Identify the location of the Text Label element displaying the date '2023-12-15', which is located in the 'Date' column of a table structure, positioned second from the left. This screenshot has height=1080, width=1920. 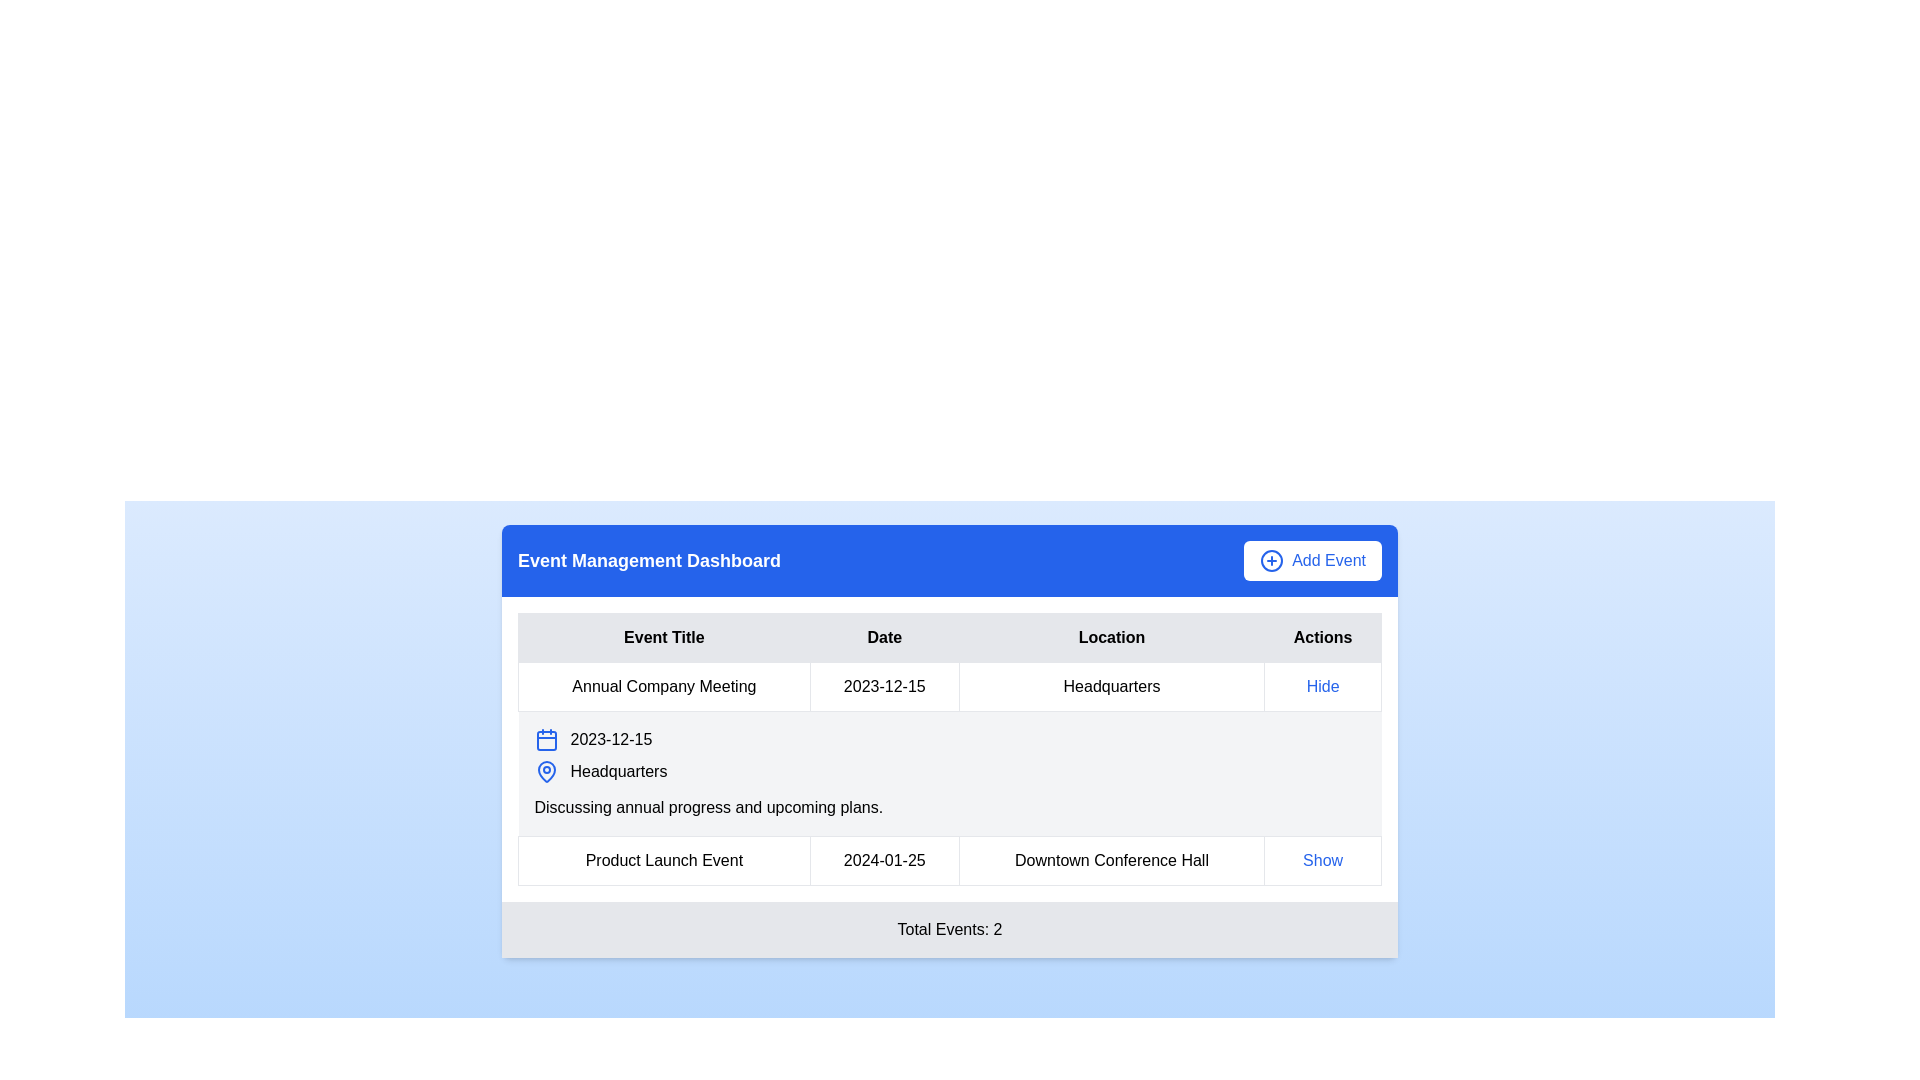
(883, 685).